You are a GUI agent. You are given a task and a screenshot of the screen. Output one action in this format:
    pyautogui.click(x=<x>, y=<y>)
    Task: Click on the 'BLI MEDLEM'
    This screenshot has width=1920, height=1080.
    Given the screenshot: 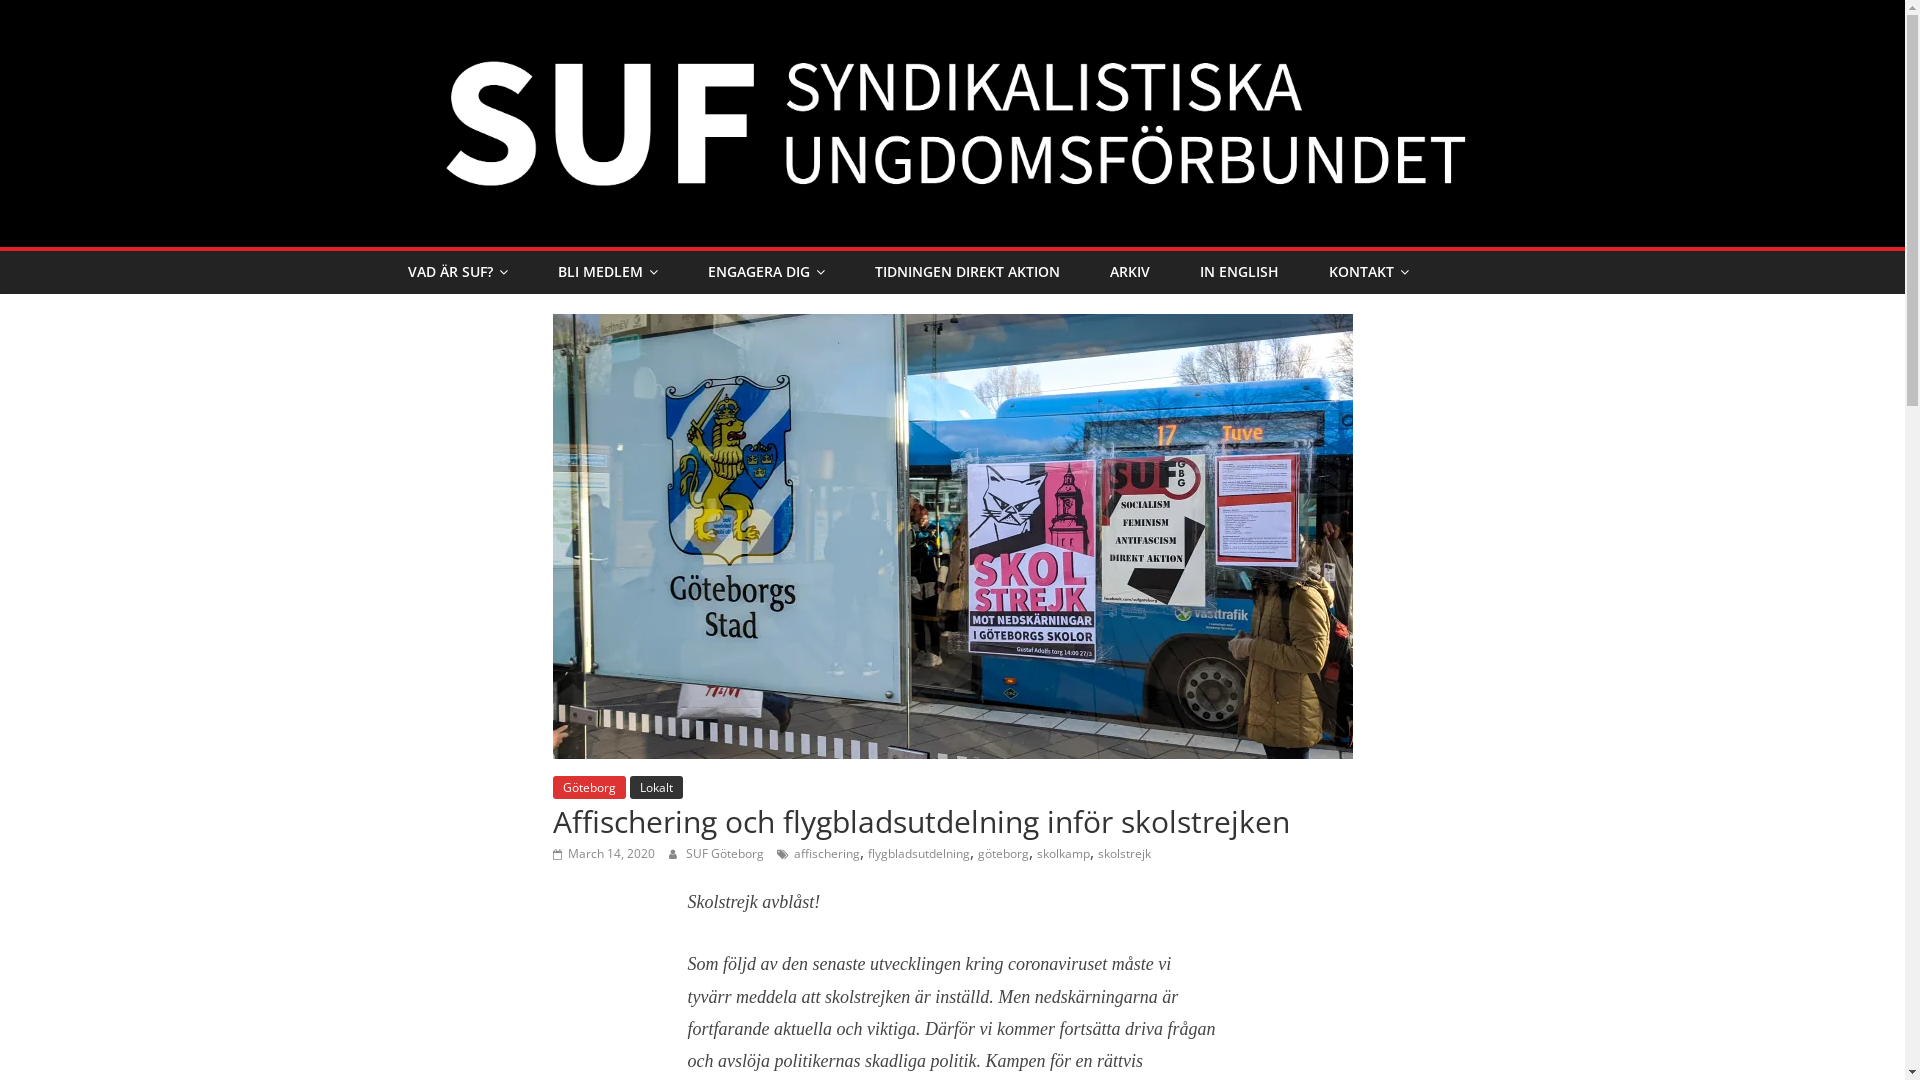 What is the action you would take?
    pyautogui.click(x=605, y=272)
    